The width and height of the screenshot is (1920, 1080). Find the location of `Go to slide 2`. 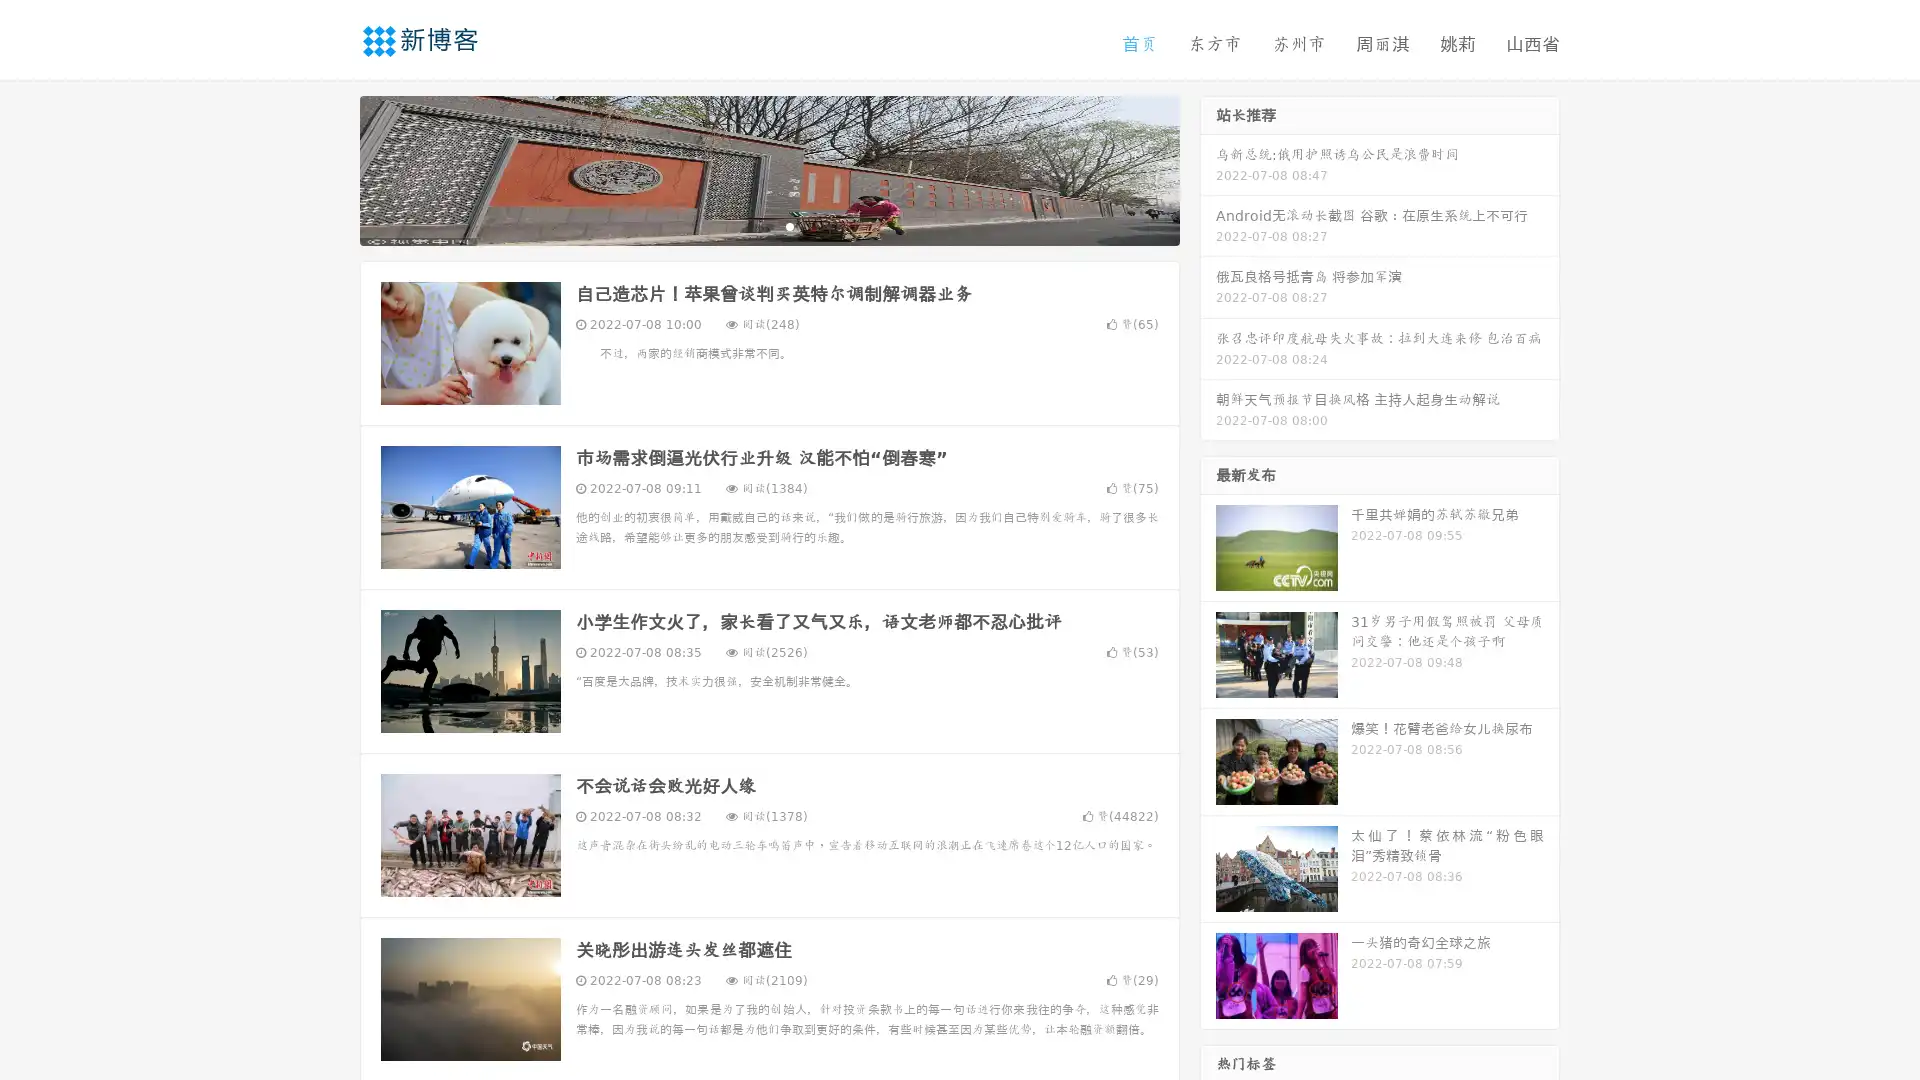

Go to slide 2 is located at coordinates (768, 225).